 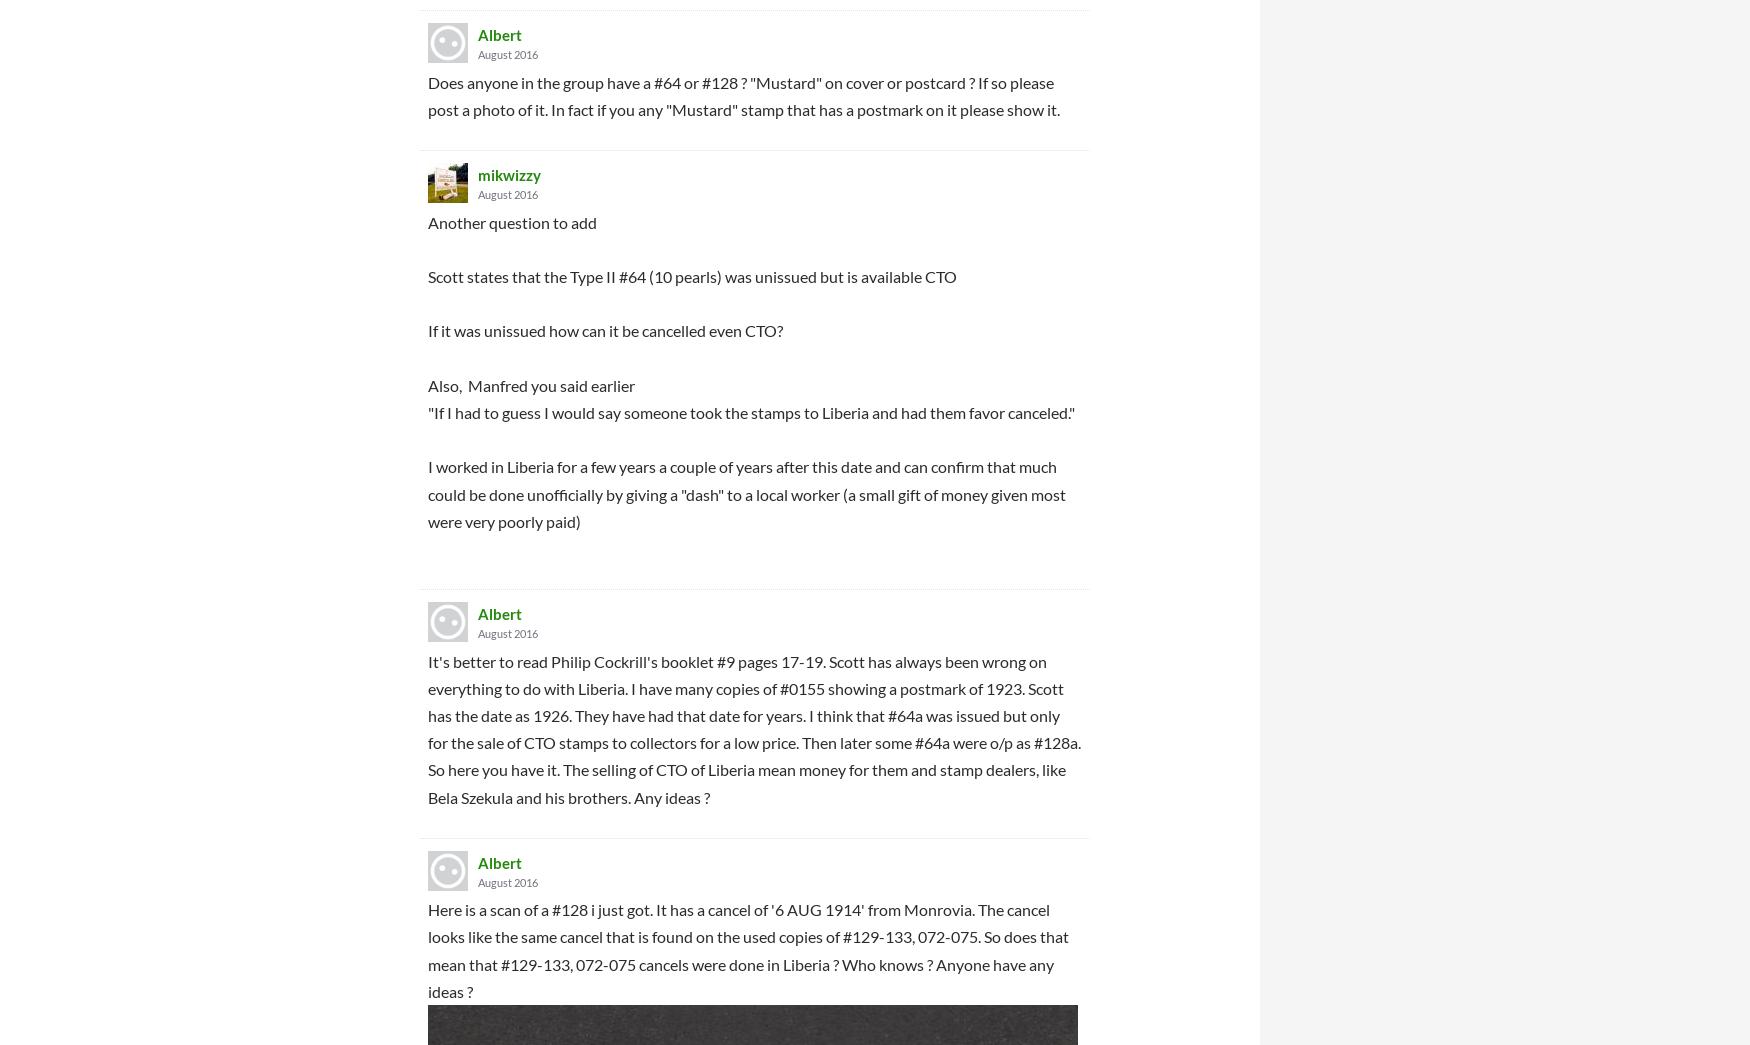 What do you see at coordinates (747, 492) in the screenshot?
I see `'I worked in Liberia for a few years a couple of years after this date and can confirm that much could be done unofficially by giving a "dash" to a local worker (a small gift of money given most were very poorly paid)'` at bounding box center [747, 492].